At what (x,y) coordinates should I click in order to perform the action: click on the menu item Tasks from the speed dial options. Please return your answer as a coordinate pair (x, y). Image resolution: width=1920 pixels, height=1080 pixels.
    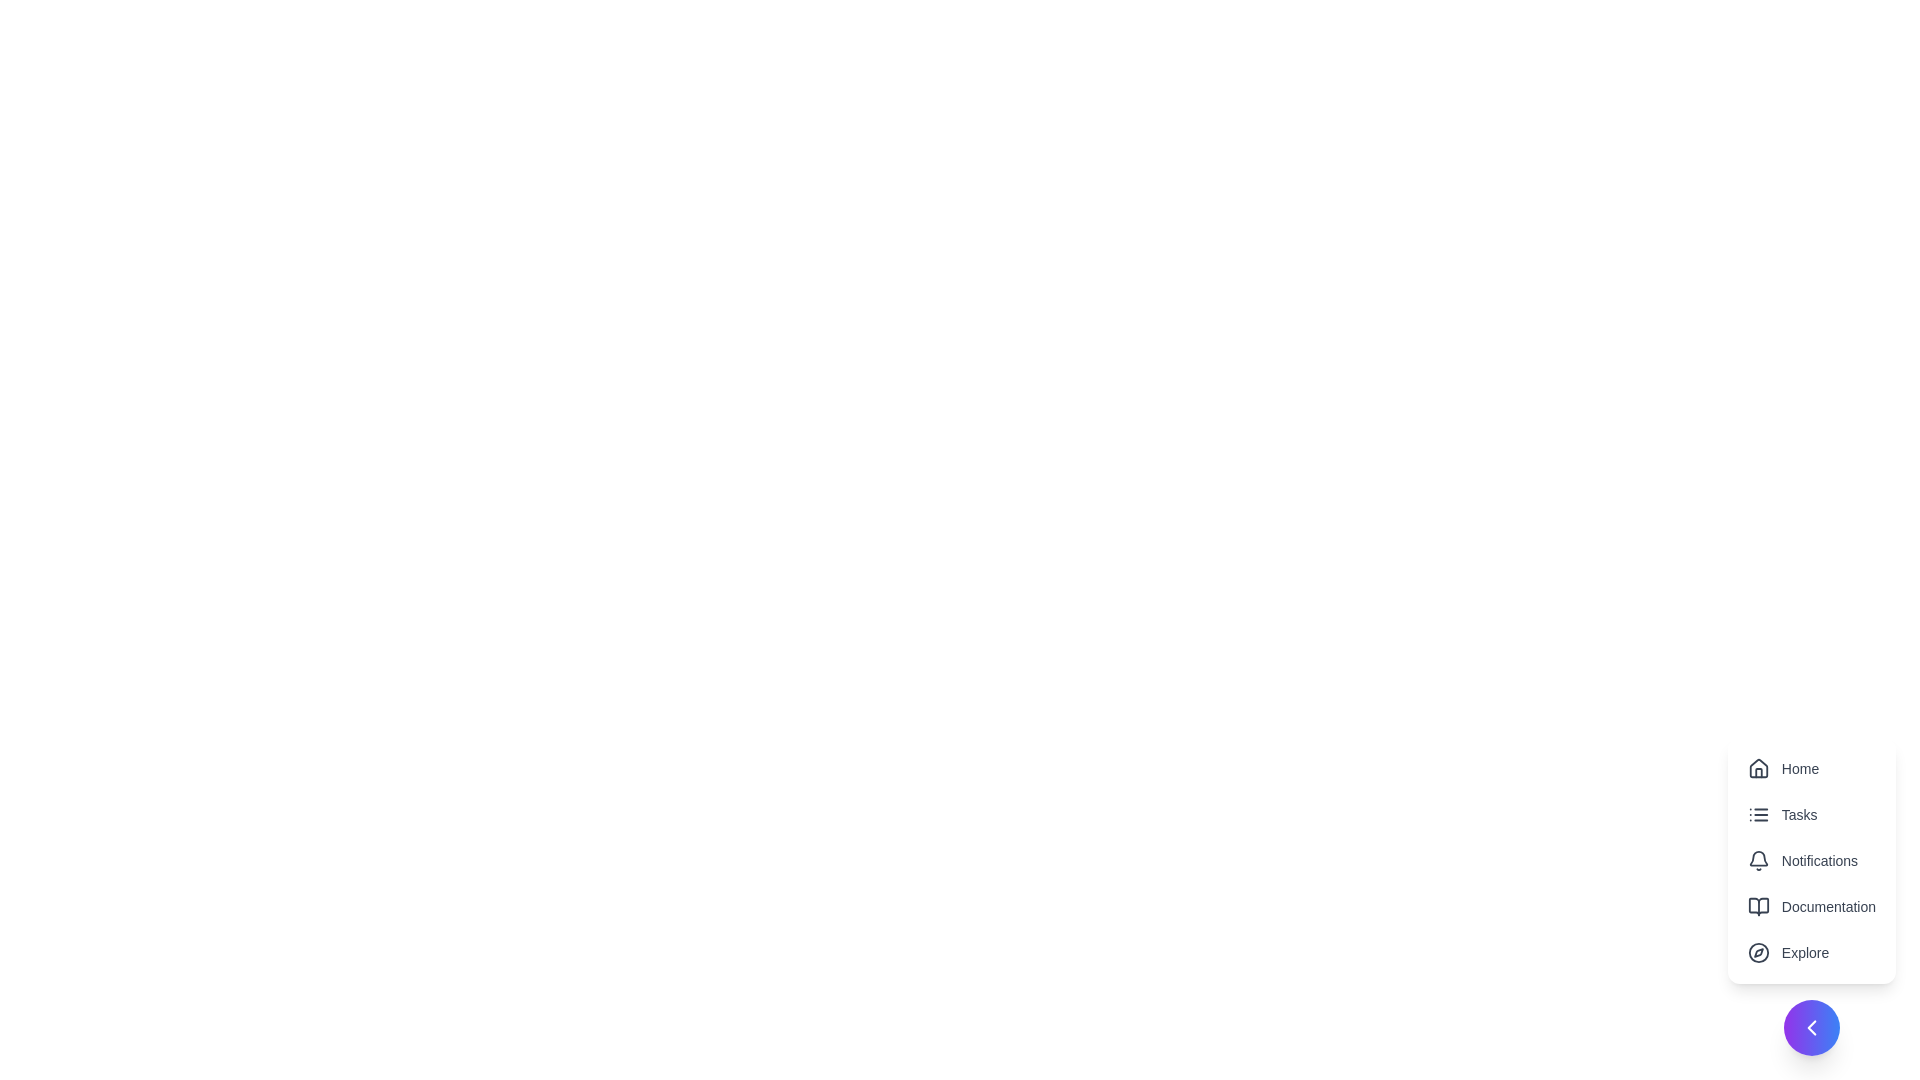
    Looking at the image, I should click on (1811, 814).